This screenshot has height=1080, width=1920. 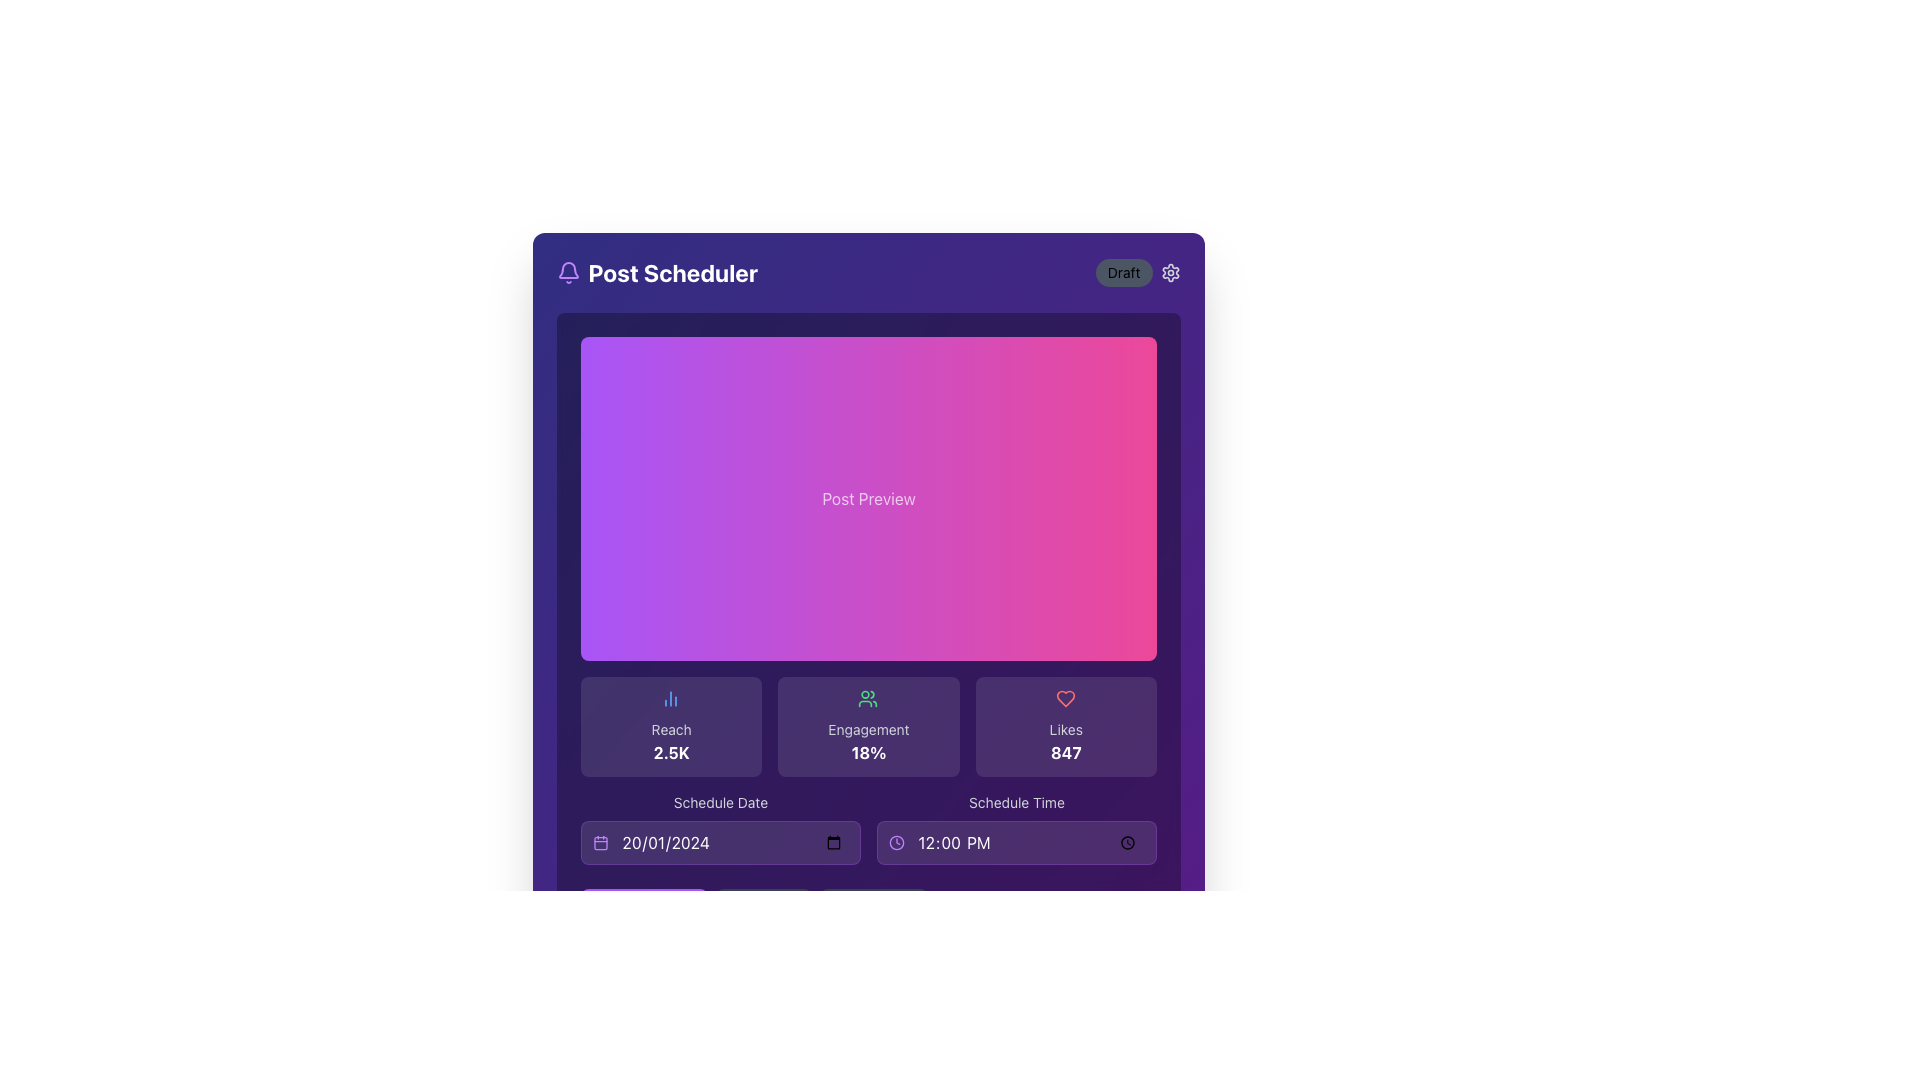 I want to click on the metrics displayed on the 'Reach' informative card, which shows the value '2.5K' in bold white font and is styled with a dark background and a bar chart icon, so click(x=671, y=726).